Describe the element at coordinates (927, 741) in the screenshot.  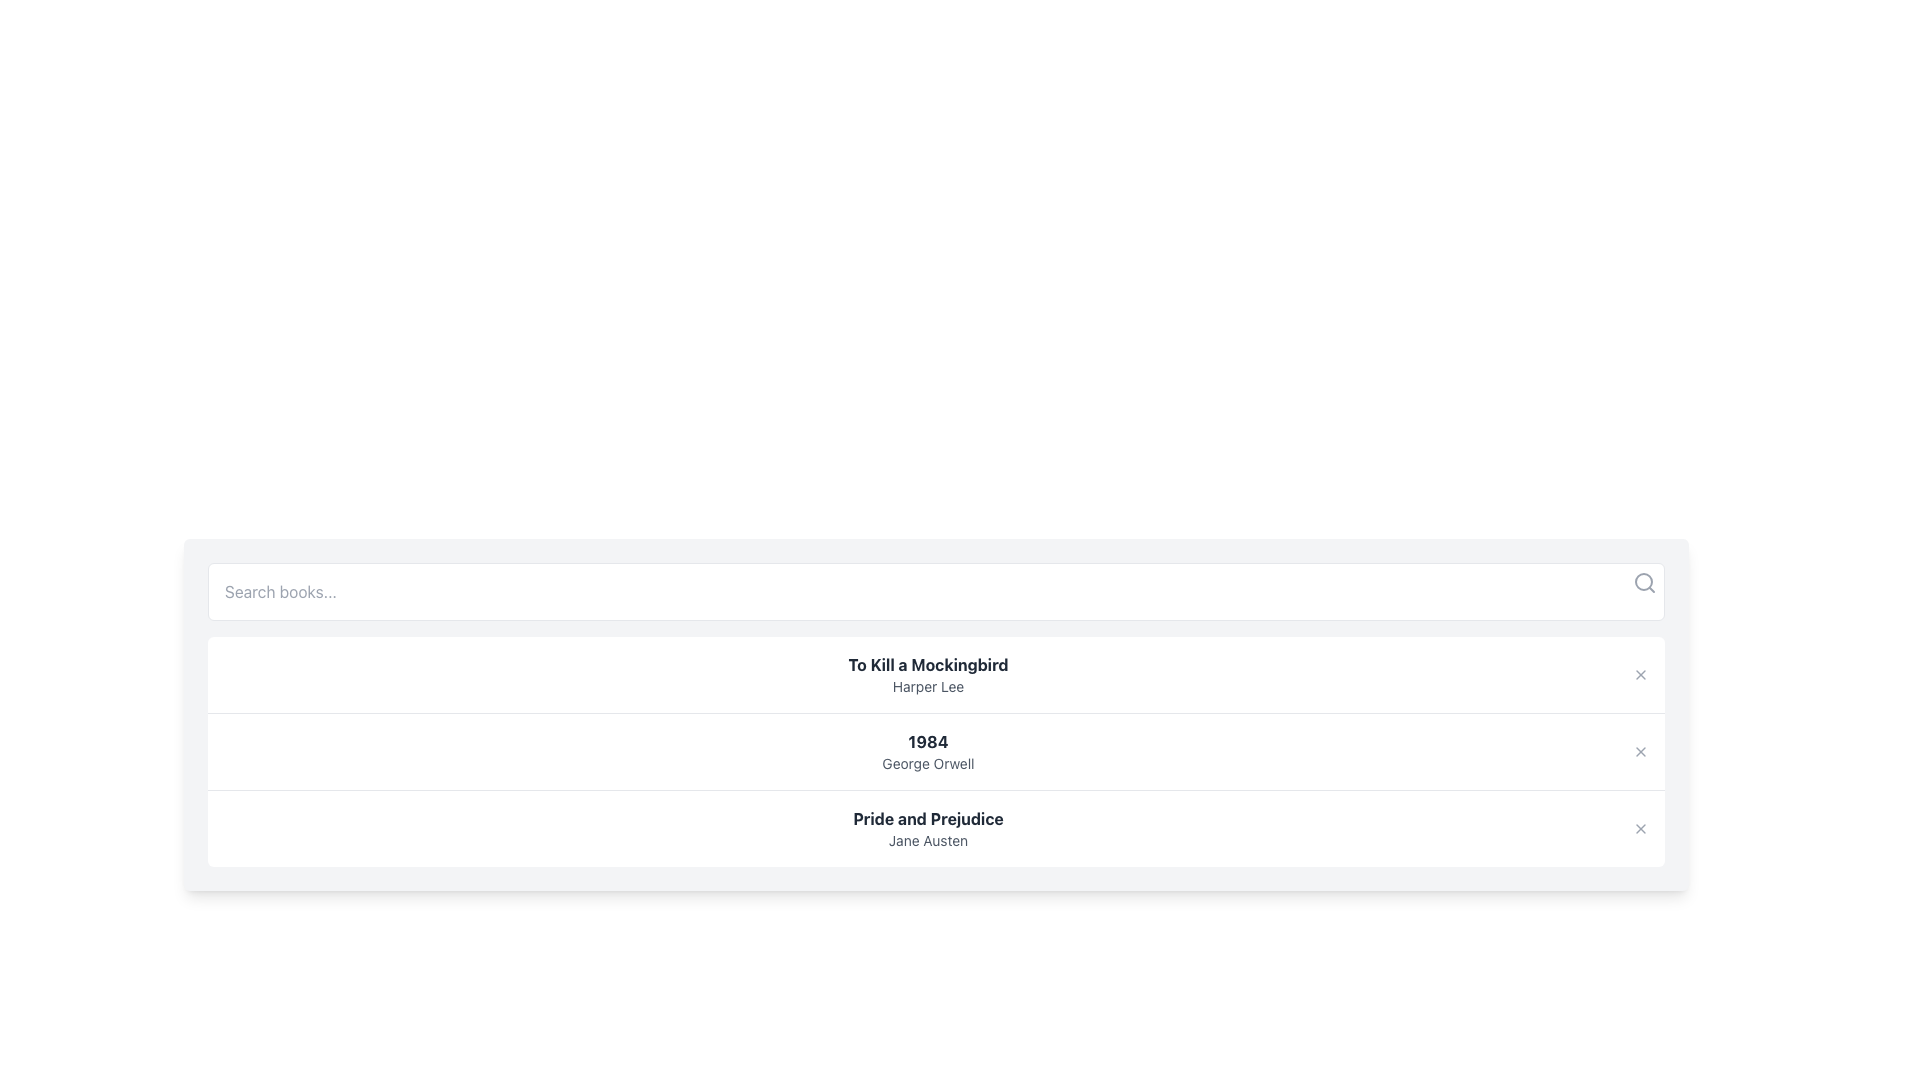
I see `the title of the book located in the second row of the list, which is centrally aligned above the text 'George Orwell'` at that location.